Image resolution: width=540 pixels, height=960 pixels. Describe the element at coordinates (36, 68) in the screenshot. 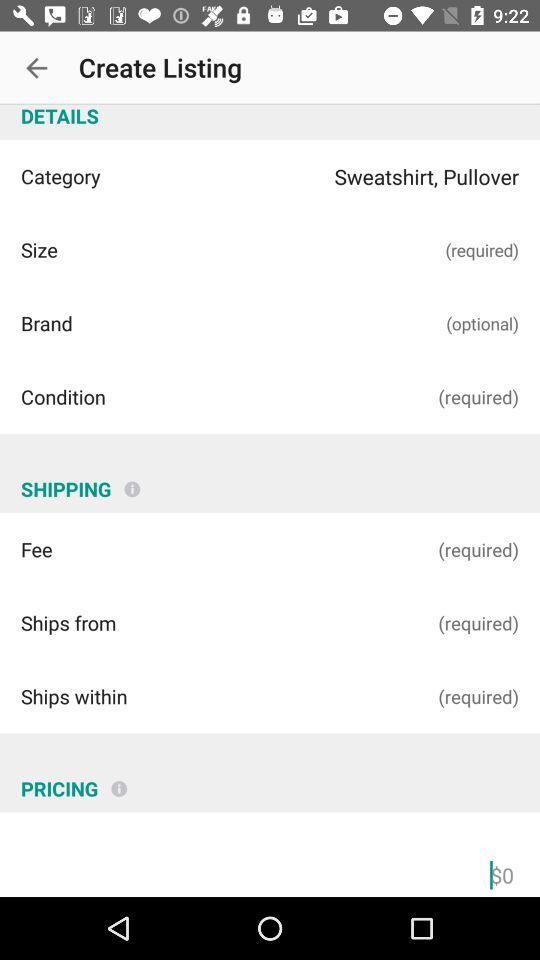

I see `icon next to create listing icon` at that location.